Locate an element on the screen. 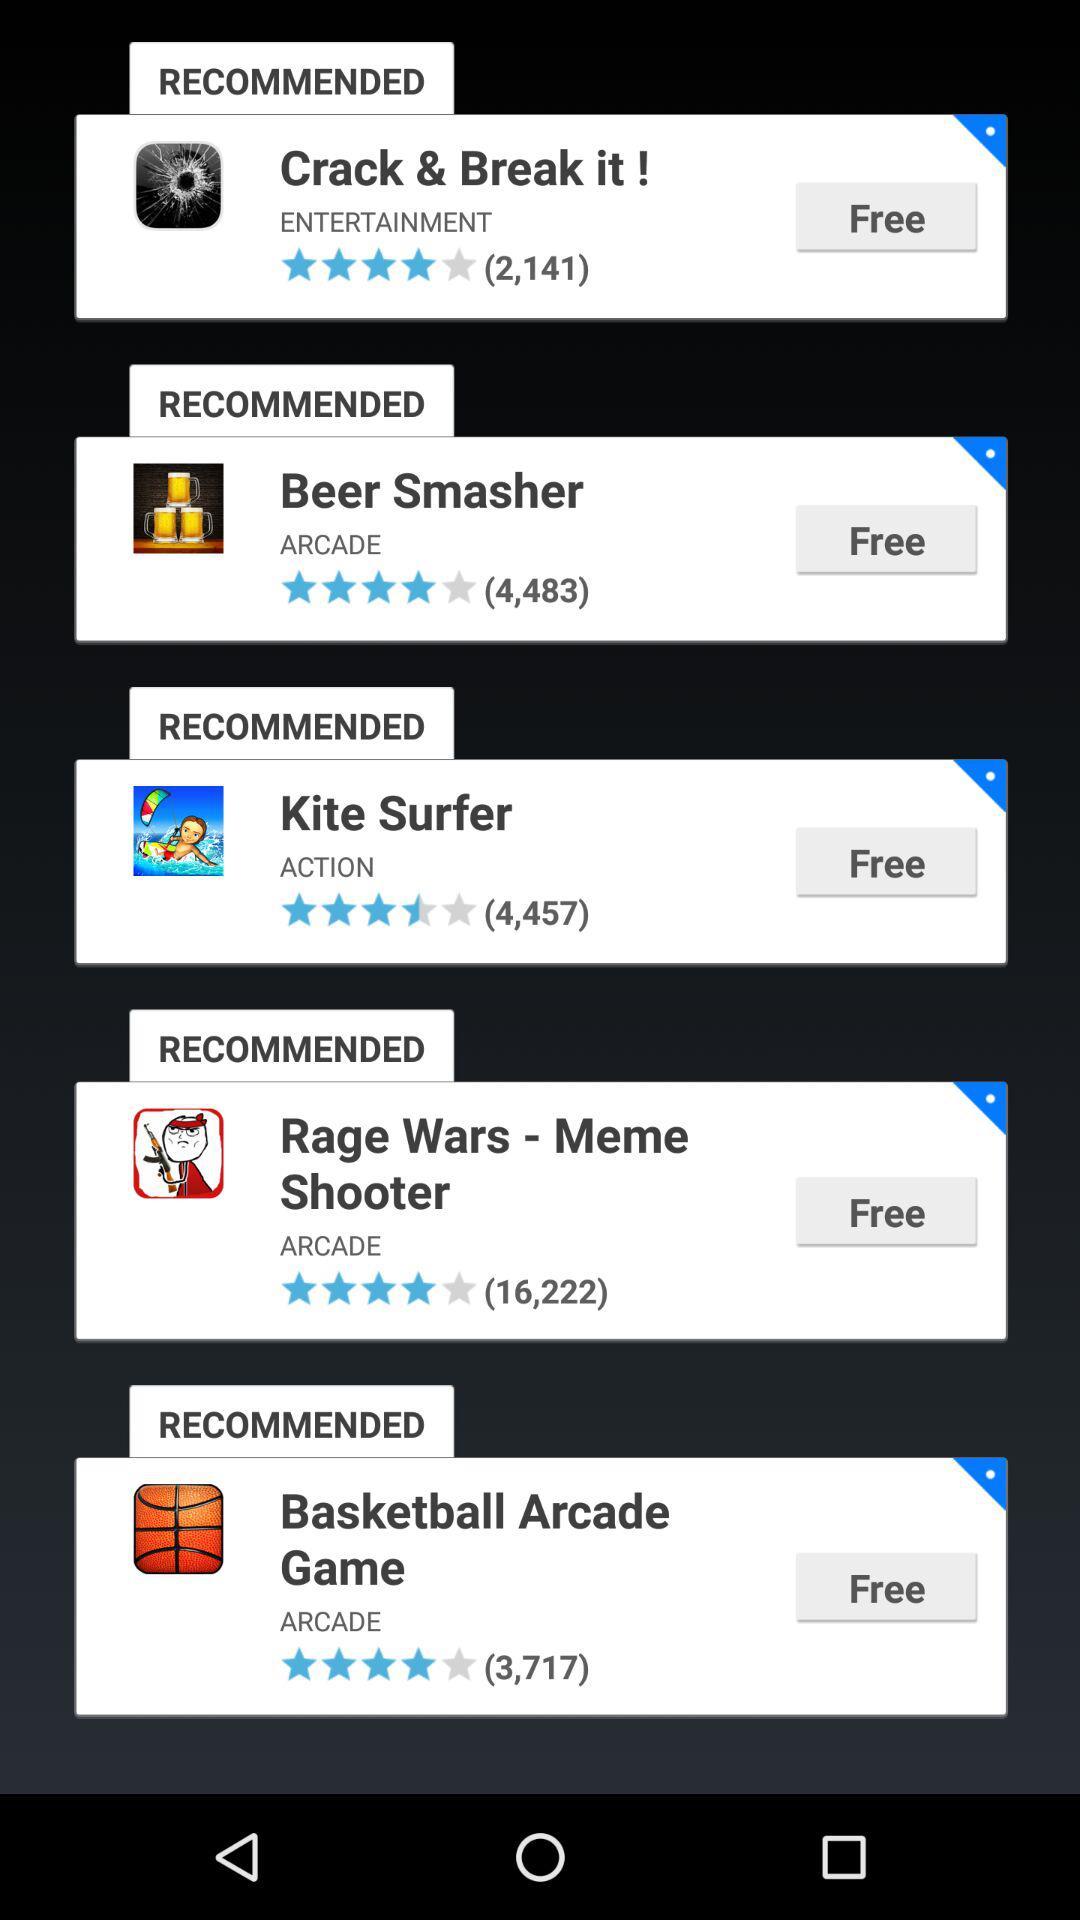 This screenshot has height=1920, width=1080. icon above recommended item is located at coordinates (379, 908).